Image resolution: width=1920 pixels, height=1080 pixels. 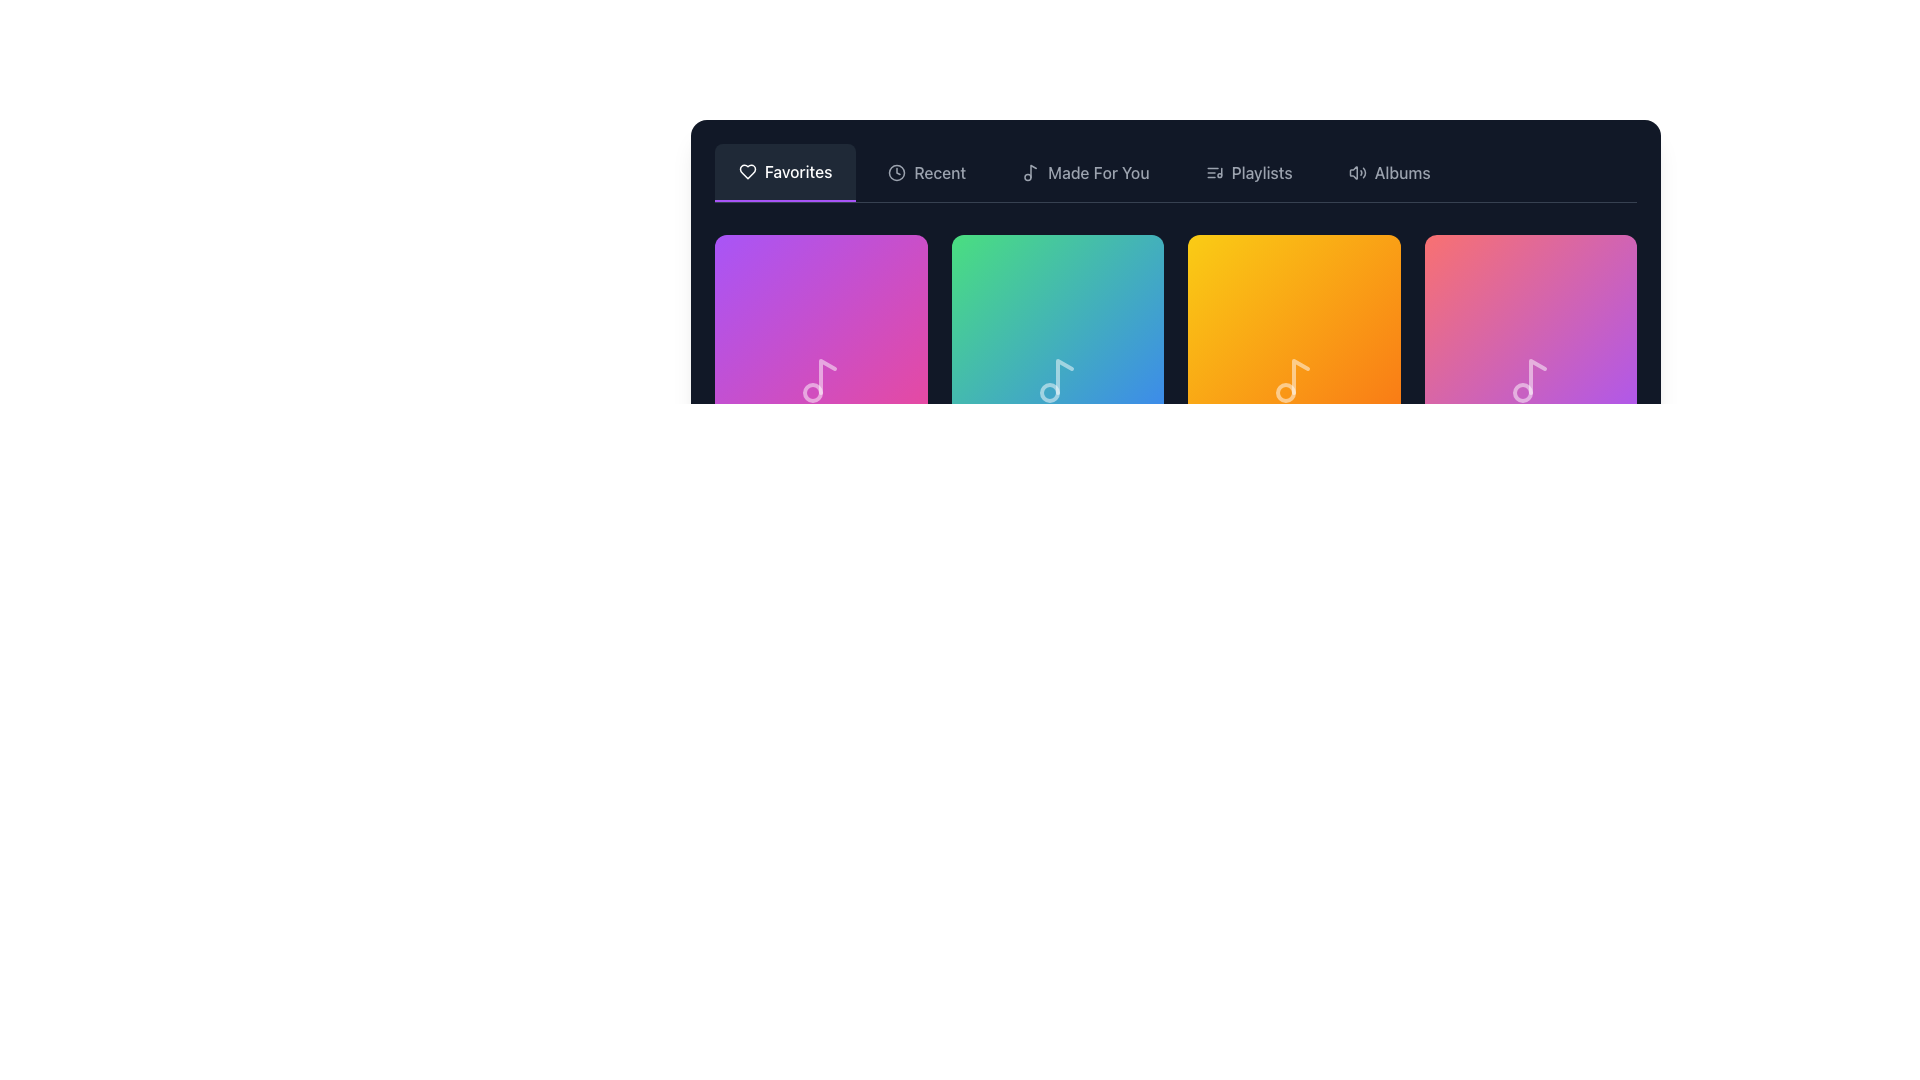 I want to click on the musical note icon, which is styled with a white color against an orange background, located in the third card of a horizontal card list under the navigation menu, so click(x=1294, y=381).